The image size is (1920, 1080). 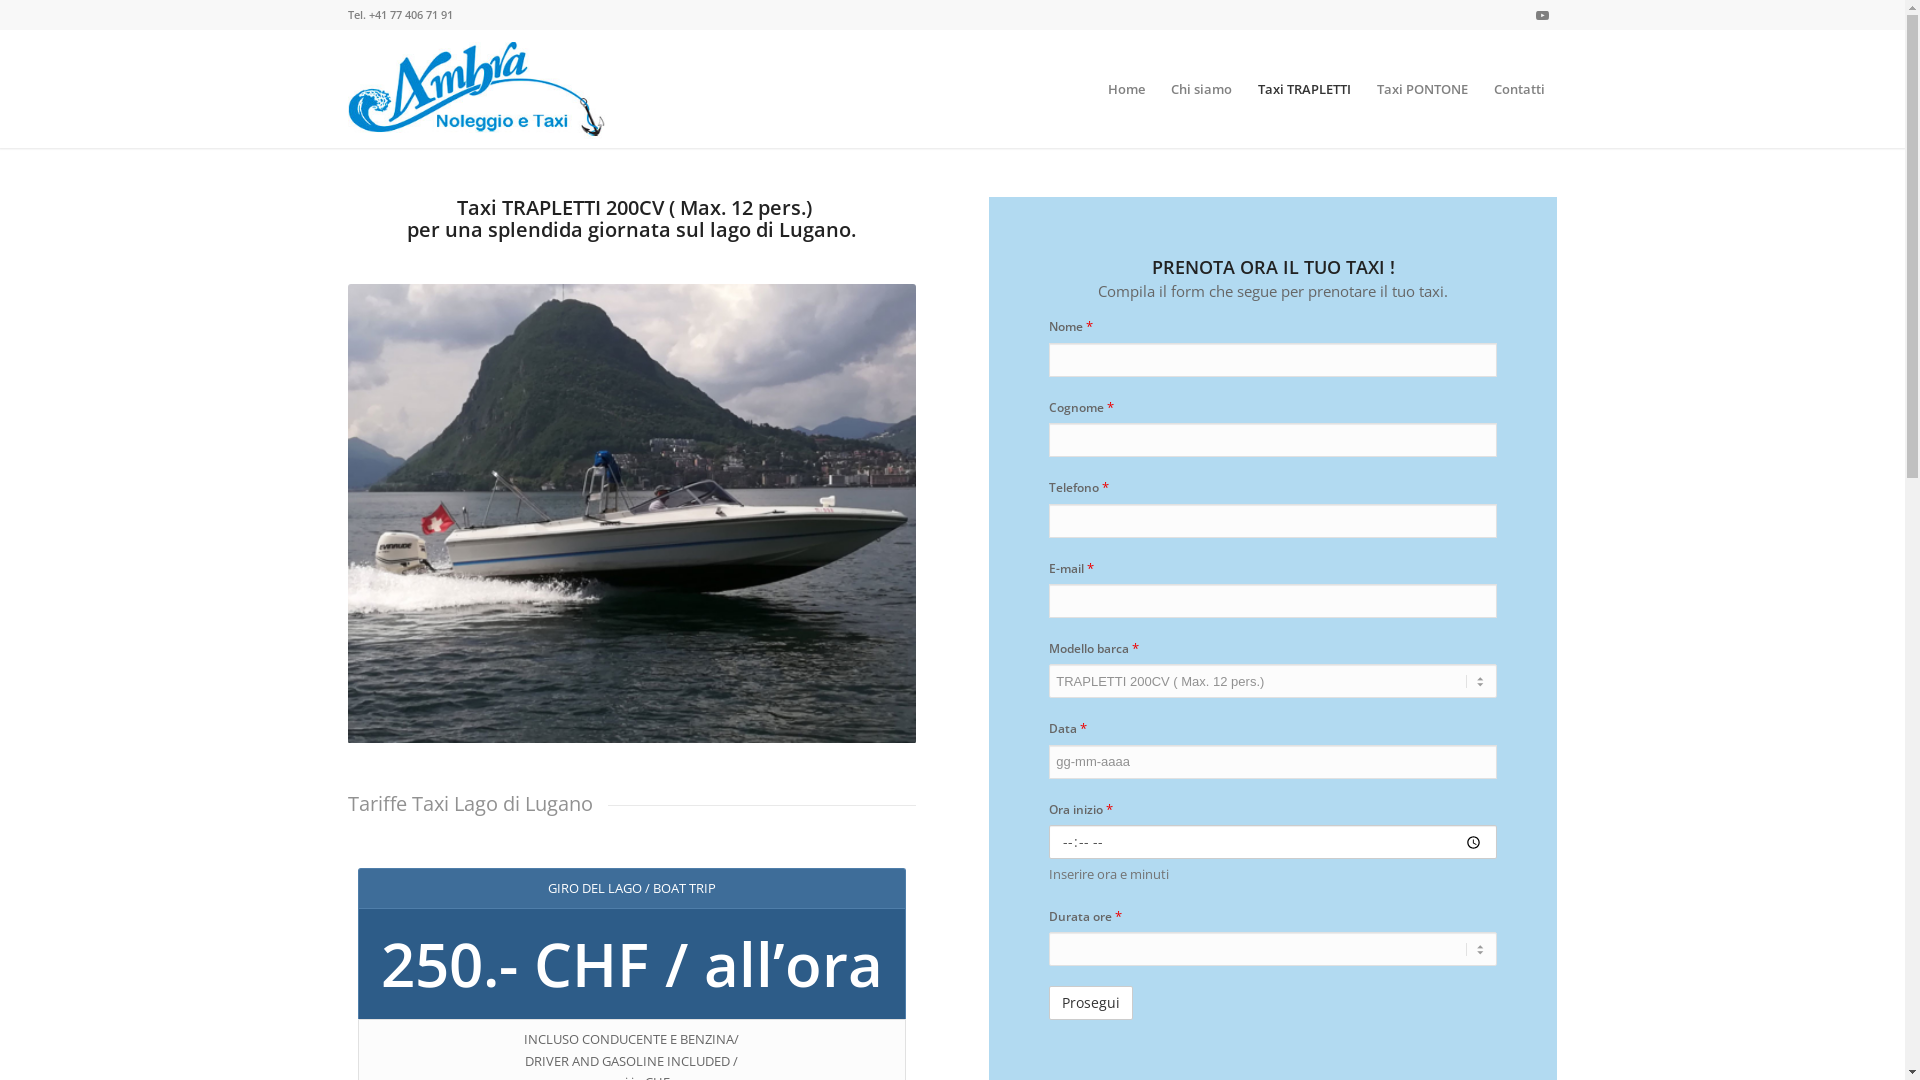 I want to click on 'Taxi TRAPLETTI', so click(x=1303, y=87).